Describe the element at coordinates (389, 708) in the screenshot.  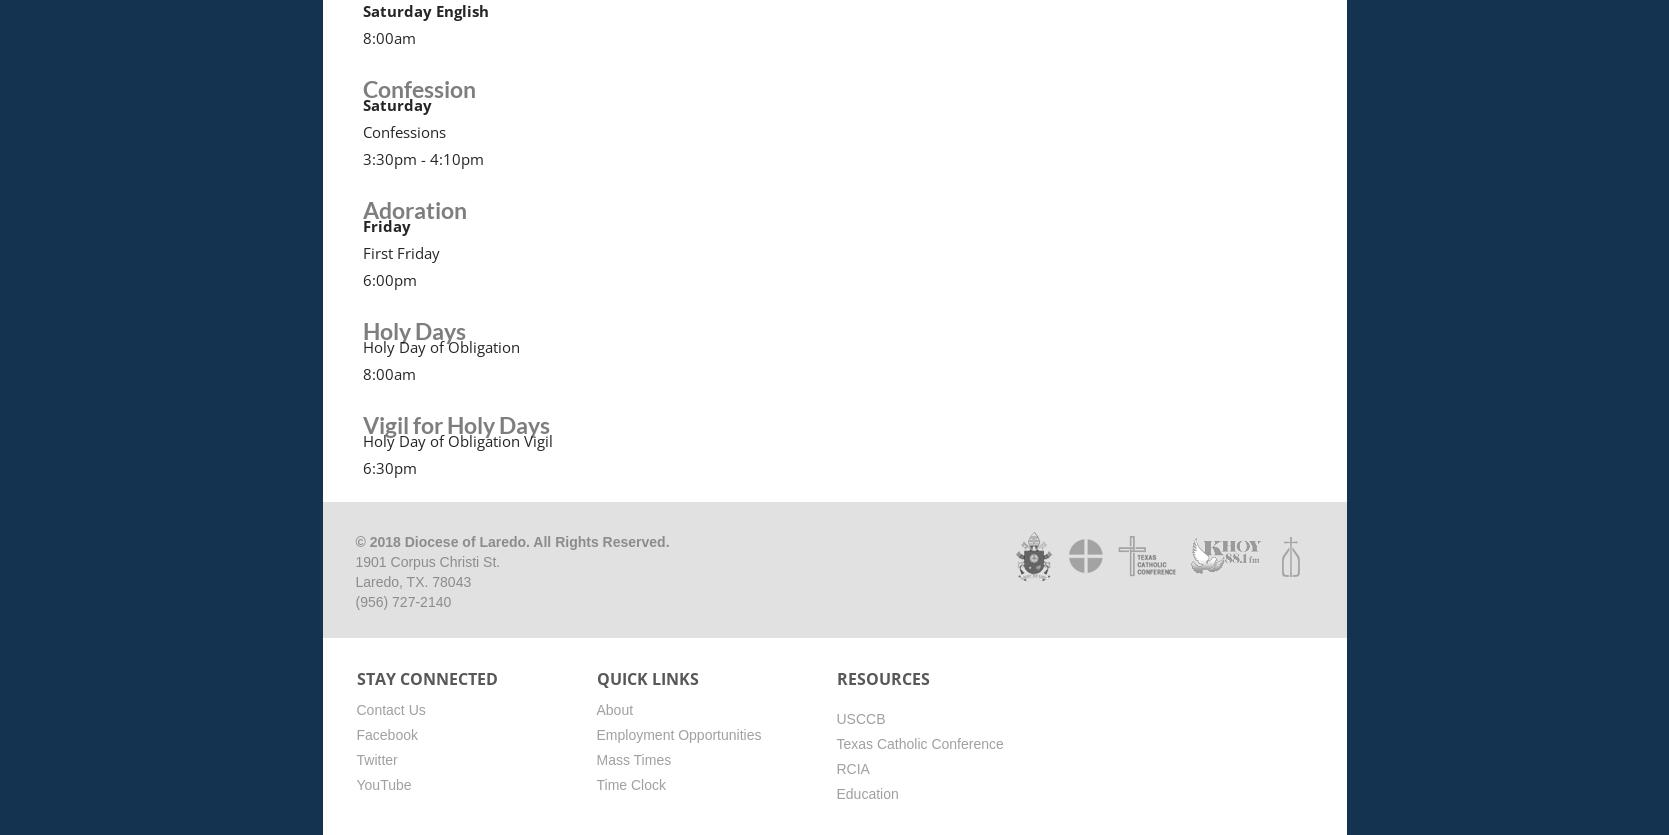
I see `'Contact Us'` at that location.